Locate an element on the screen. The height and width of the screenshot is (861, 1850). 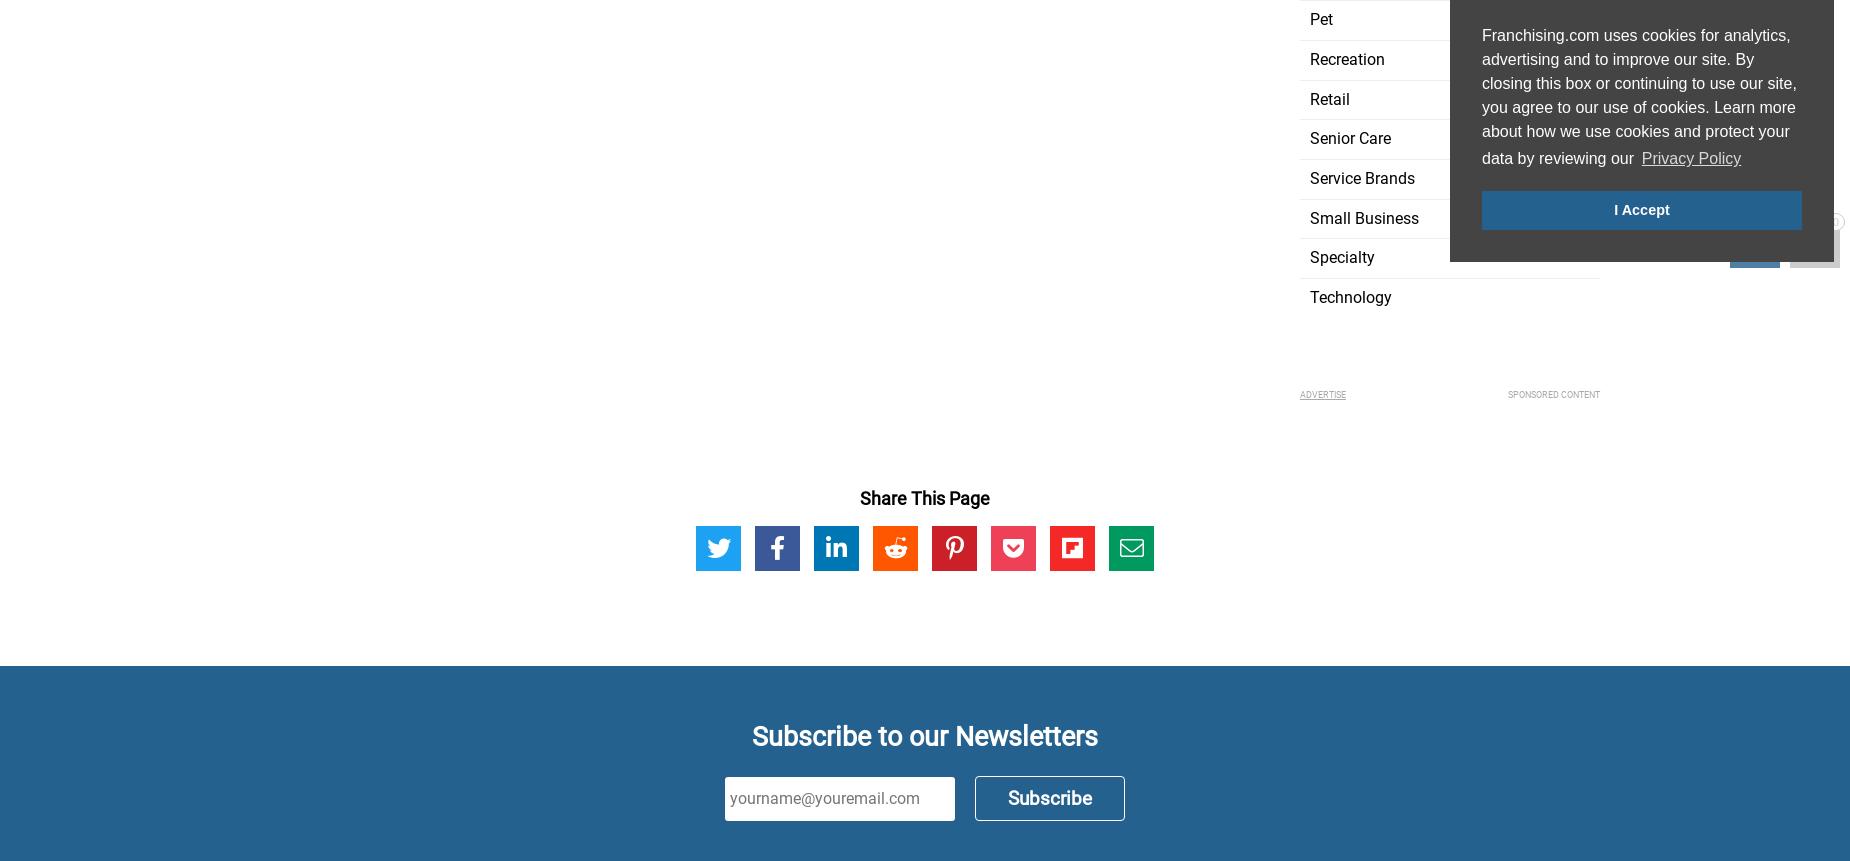
'Service Brands' is located at coordinates (1308, 178).